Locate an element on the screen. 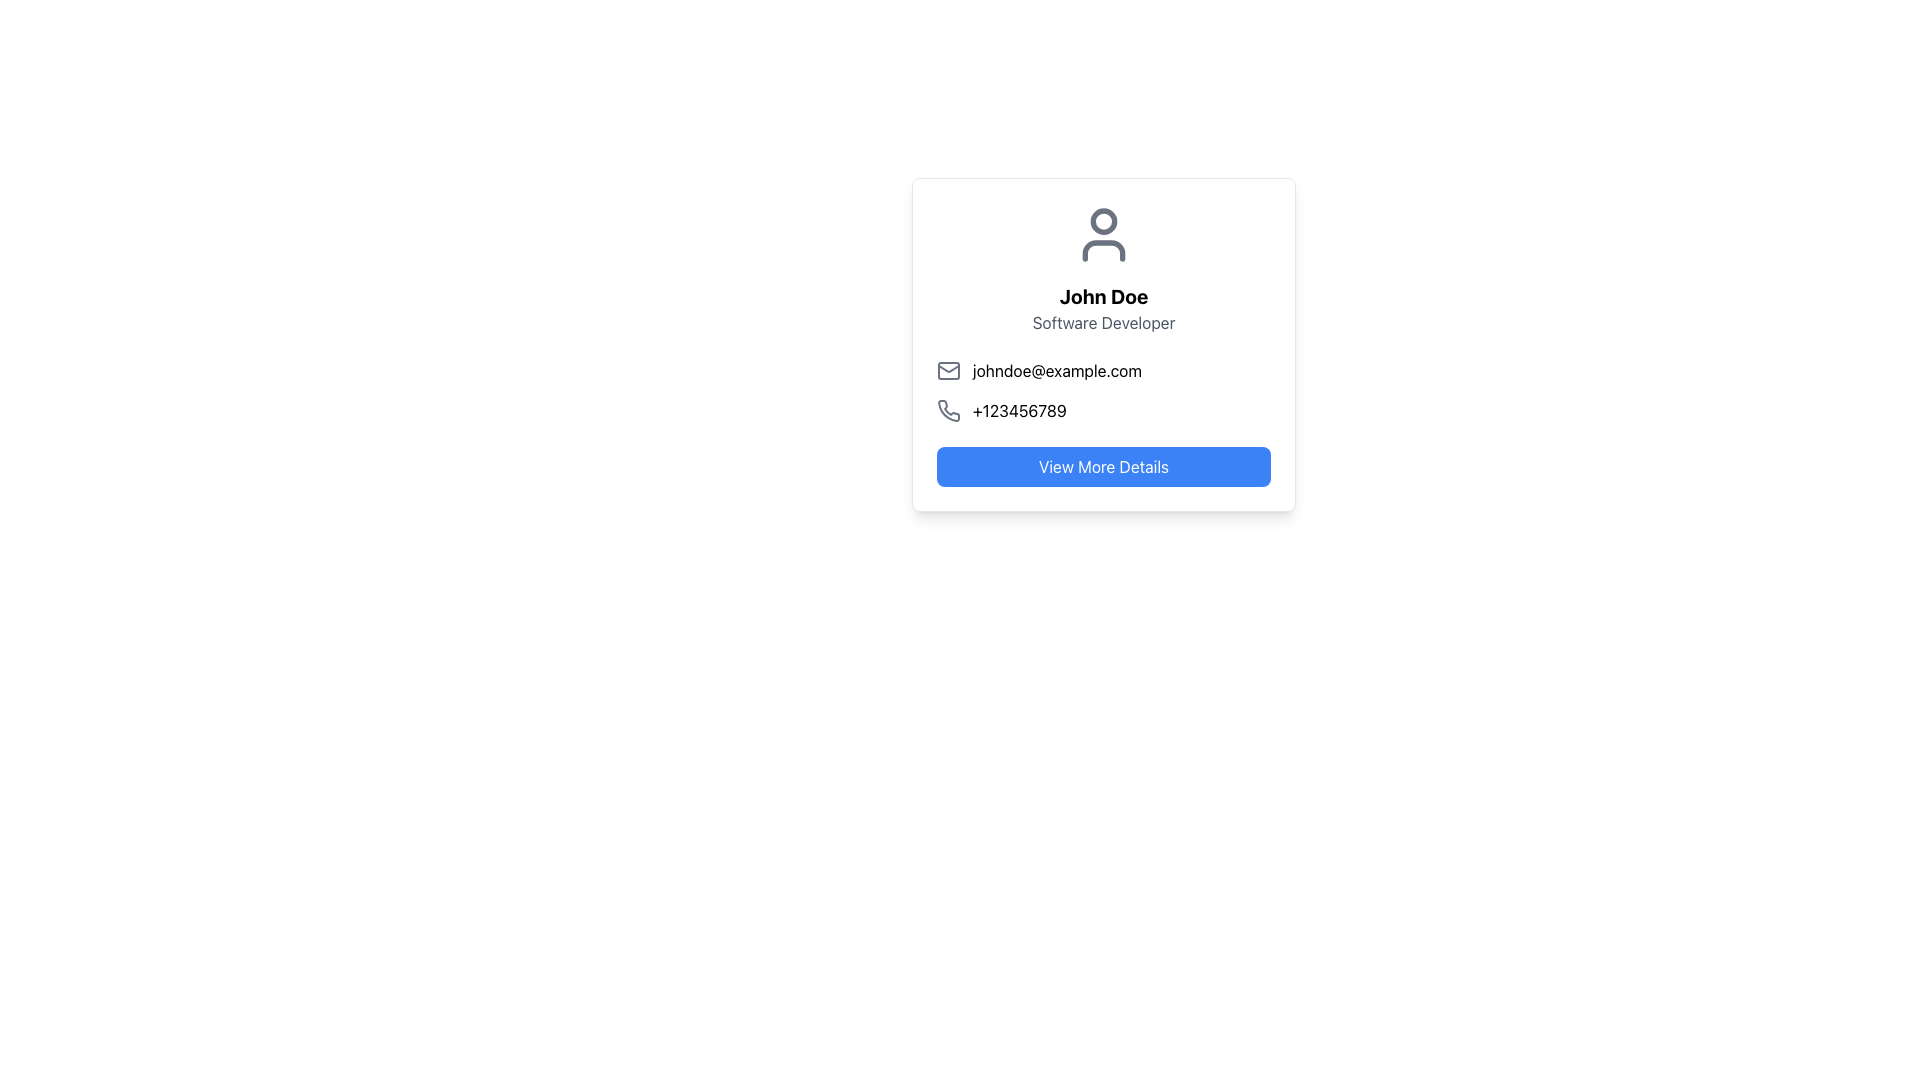 The image size is (1920, 1080). the static text displaying 'John Doe', which serves as the name identifier within the card, positioned below a user icon and above 'Software Developer' is located at coordinates (1103, 297).